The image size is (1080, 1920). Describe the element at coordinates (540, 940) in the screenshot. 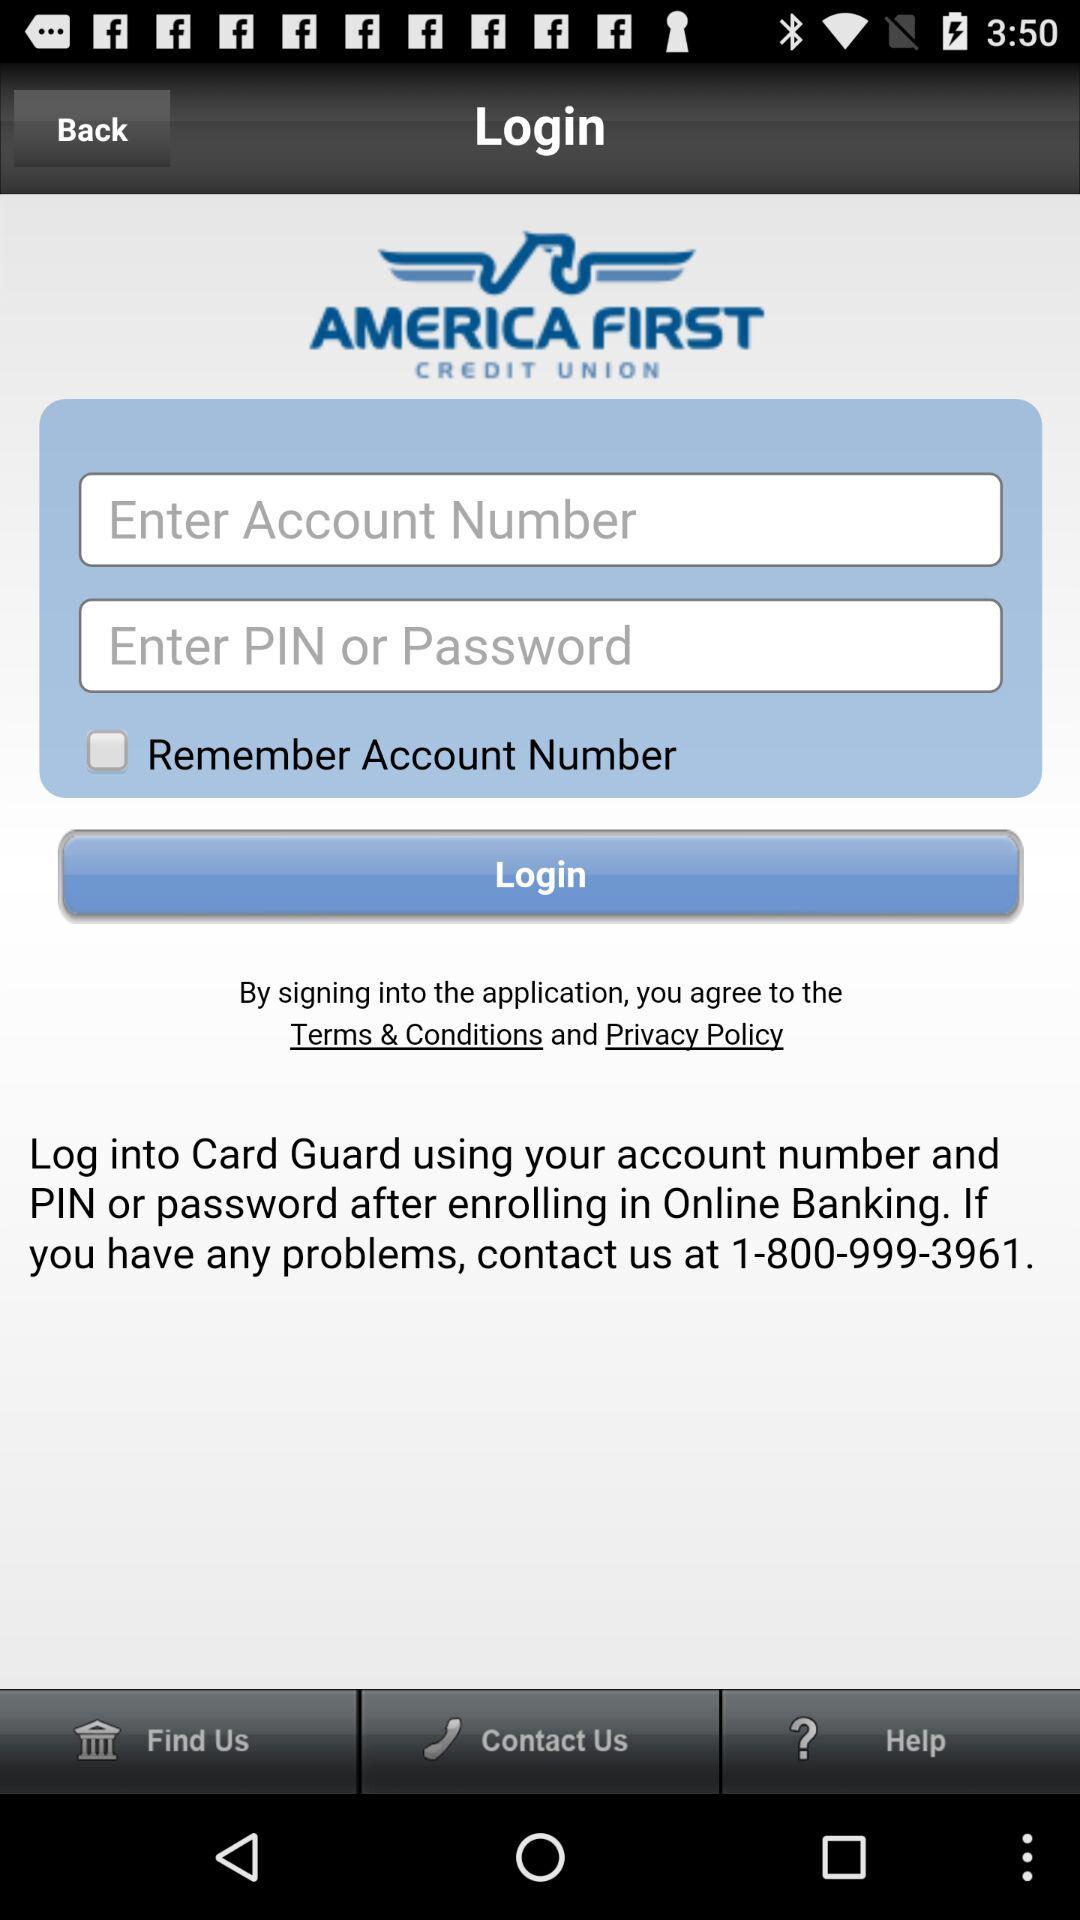

I see `login page` at that location.